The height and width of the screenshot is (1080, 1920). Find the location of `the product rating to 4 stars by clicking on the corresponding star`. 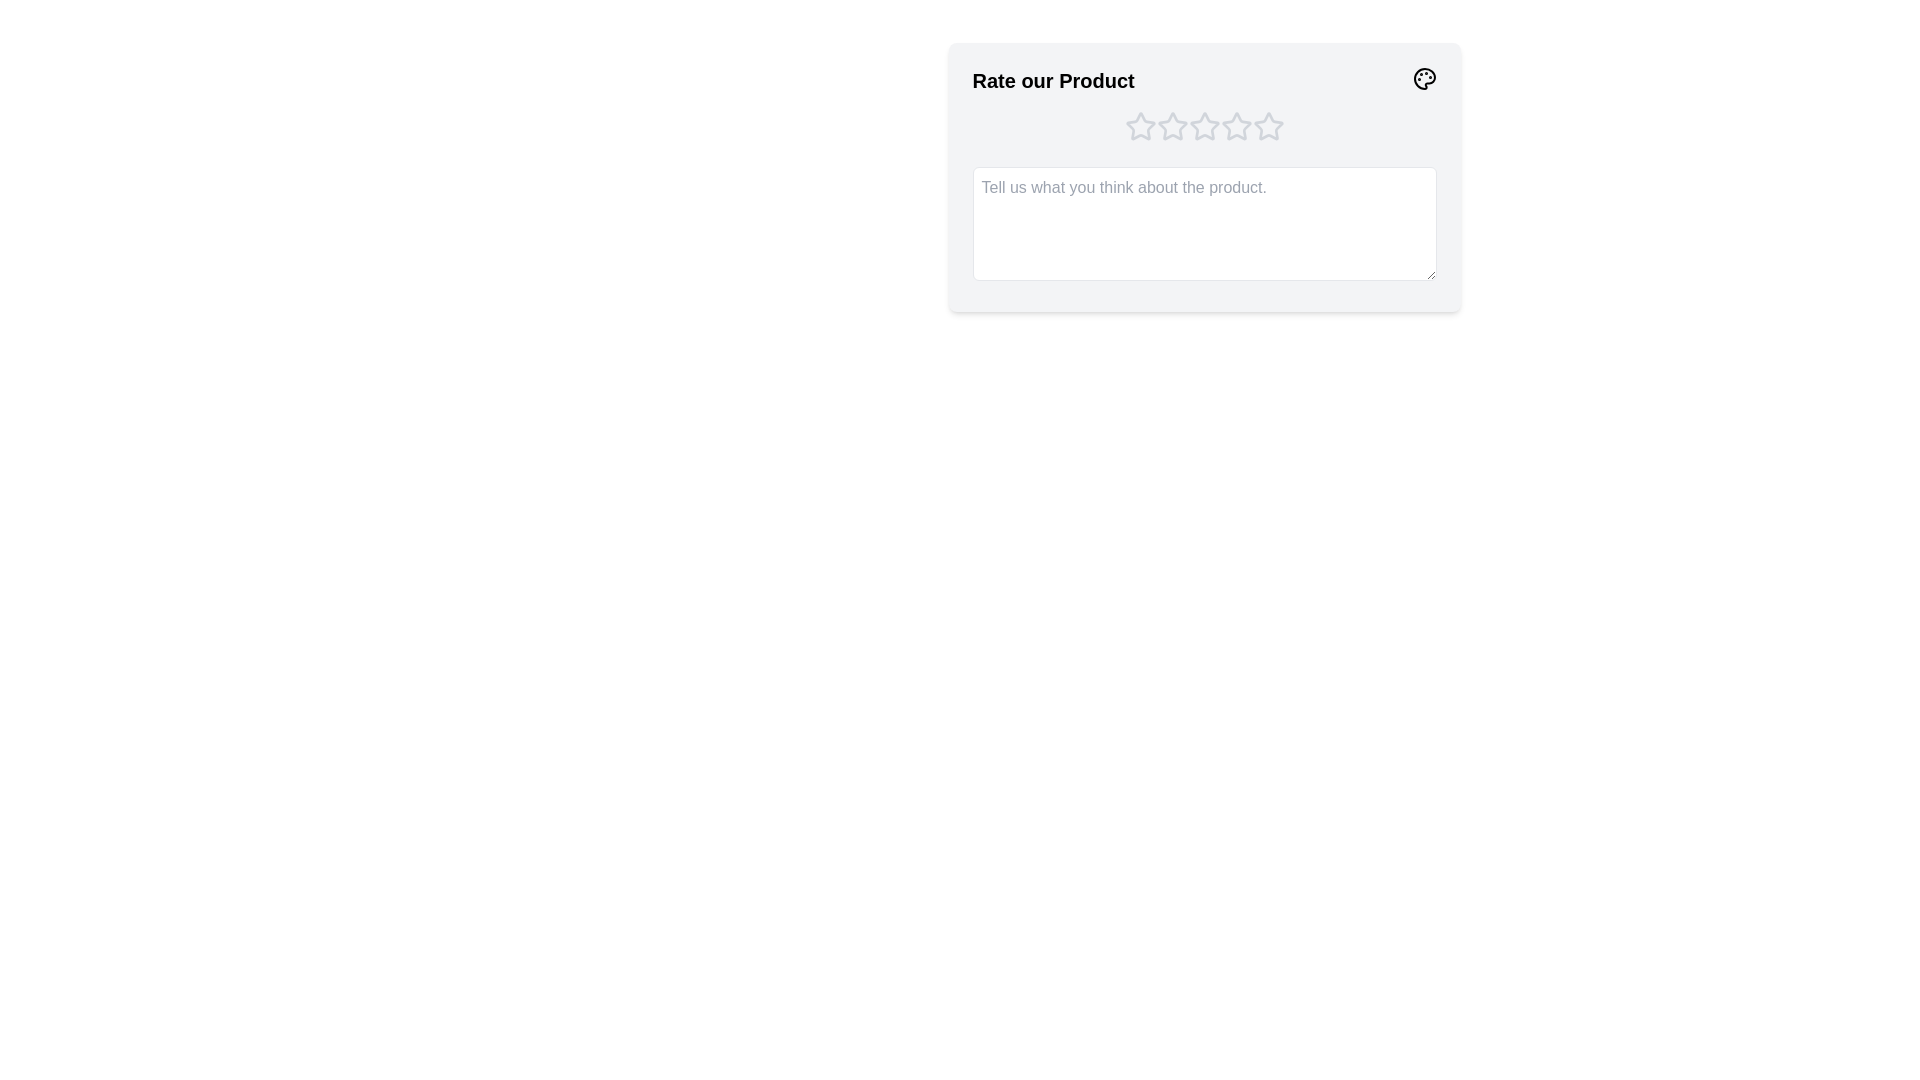

the product rating to 4 stars by clicking on the corresponding star is located at coordinates (1235, 127).